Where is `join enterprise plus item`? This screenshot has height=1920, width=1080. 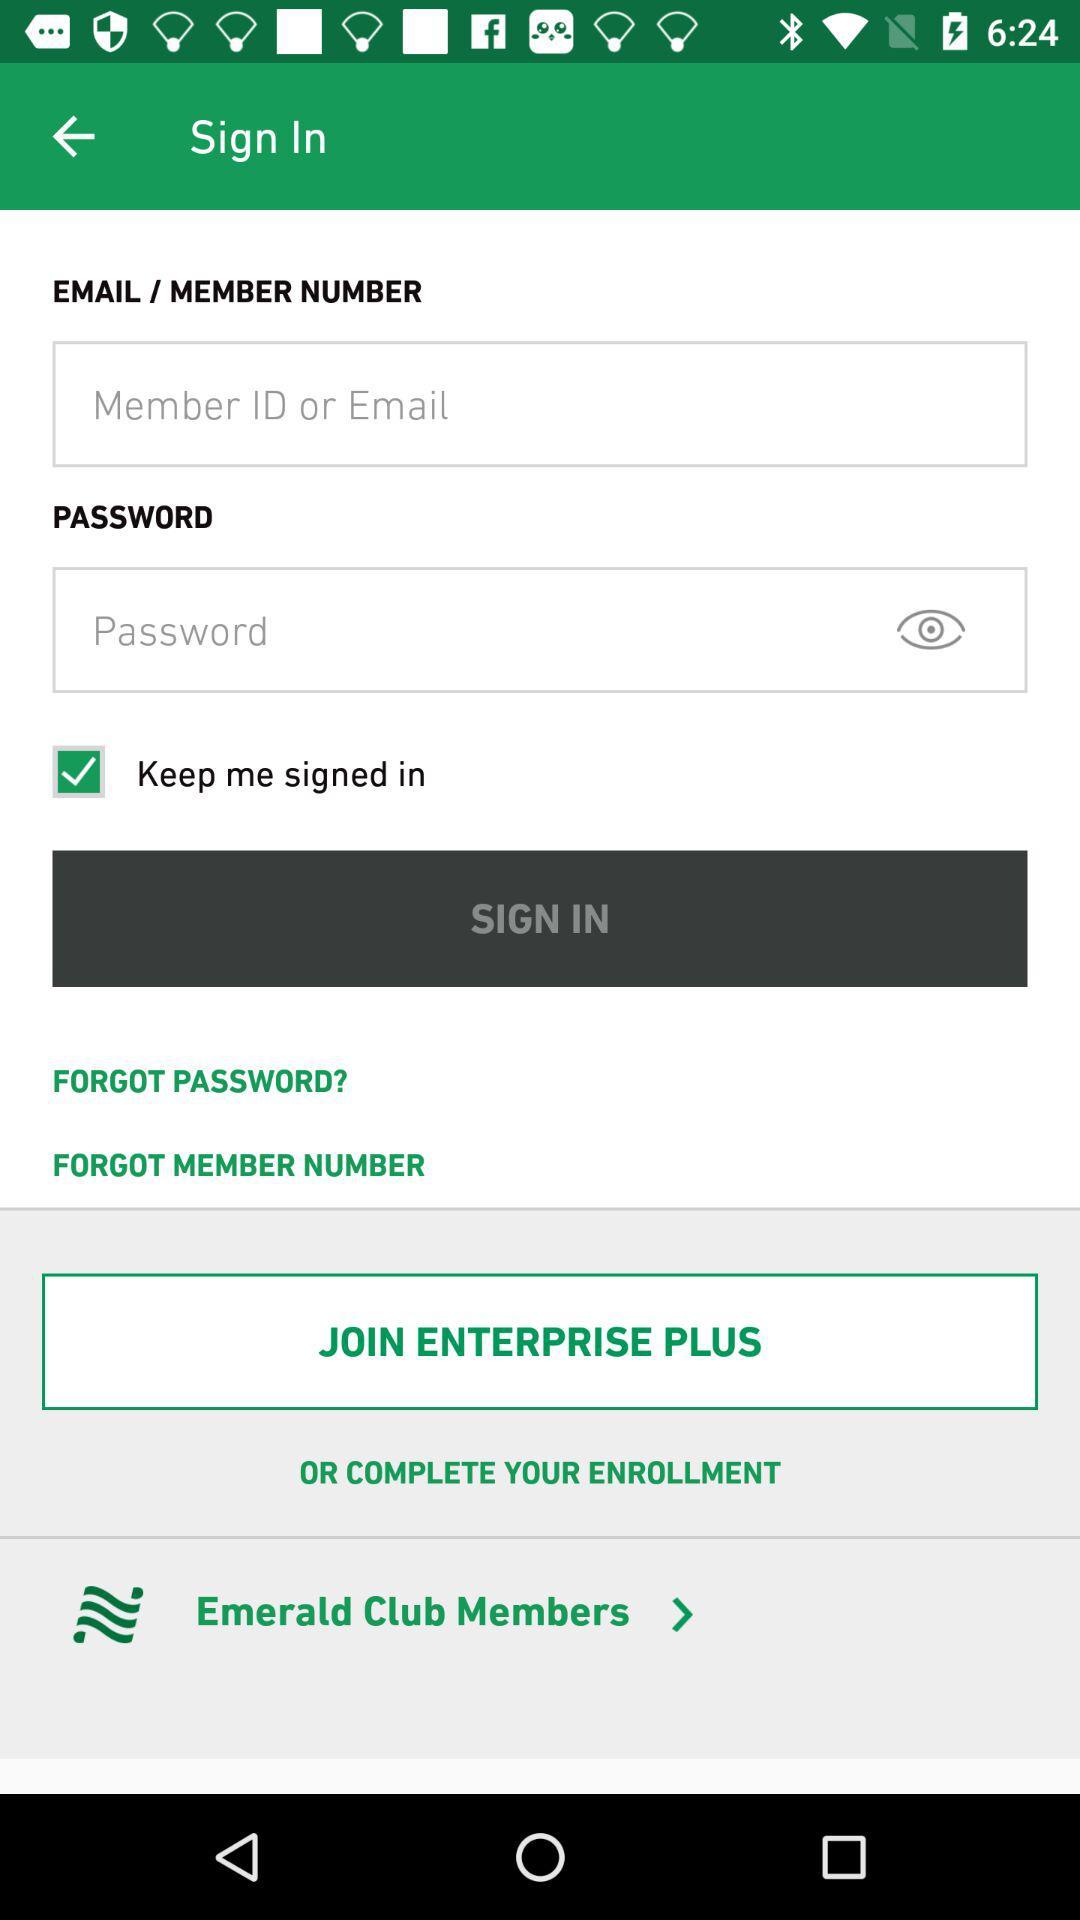
join enterprise plus item is located at coordinates (540, 1341).